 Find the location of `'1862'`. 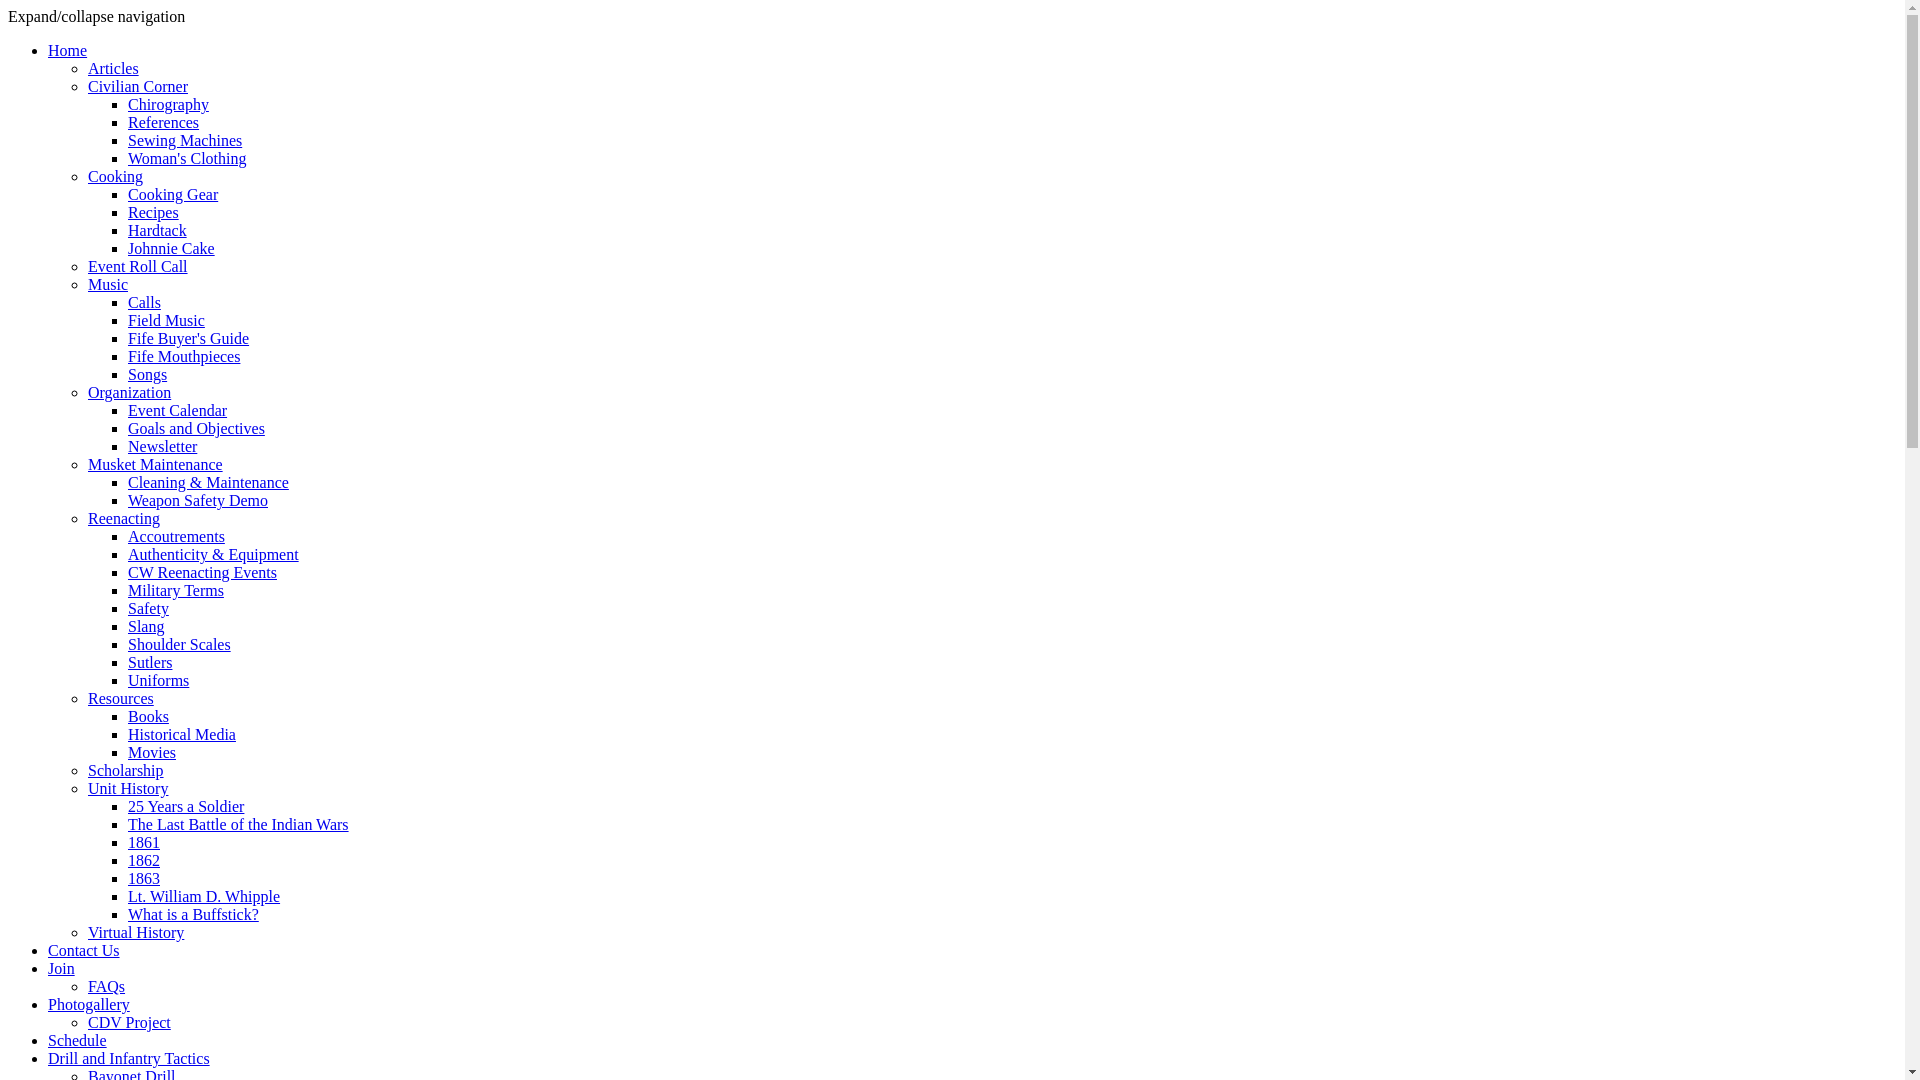

'1862' is located at coordinates (143, 859).